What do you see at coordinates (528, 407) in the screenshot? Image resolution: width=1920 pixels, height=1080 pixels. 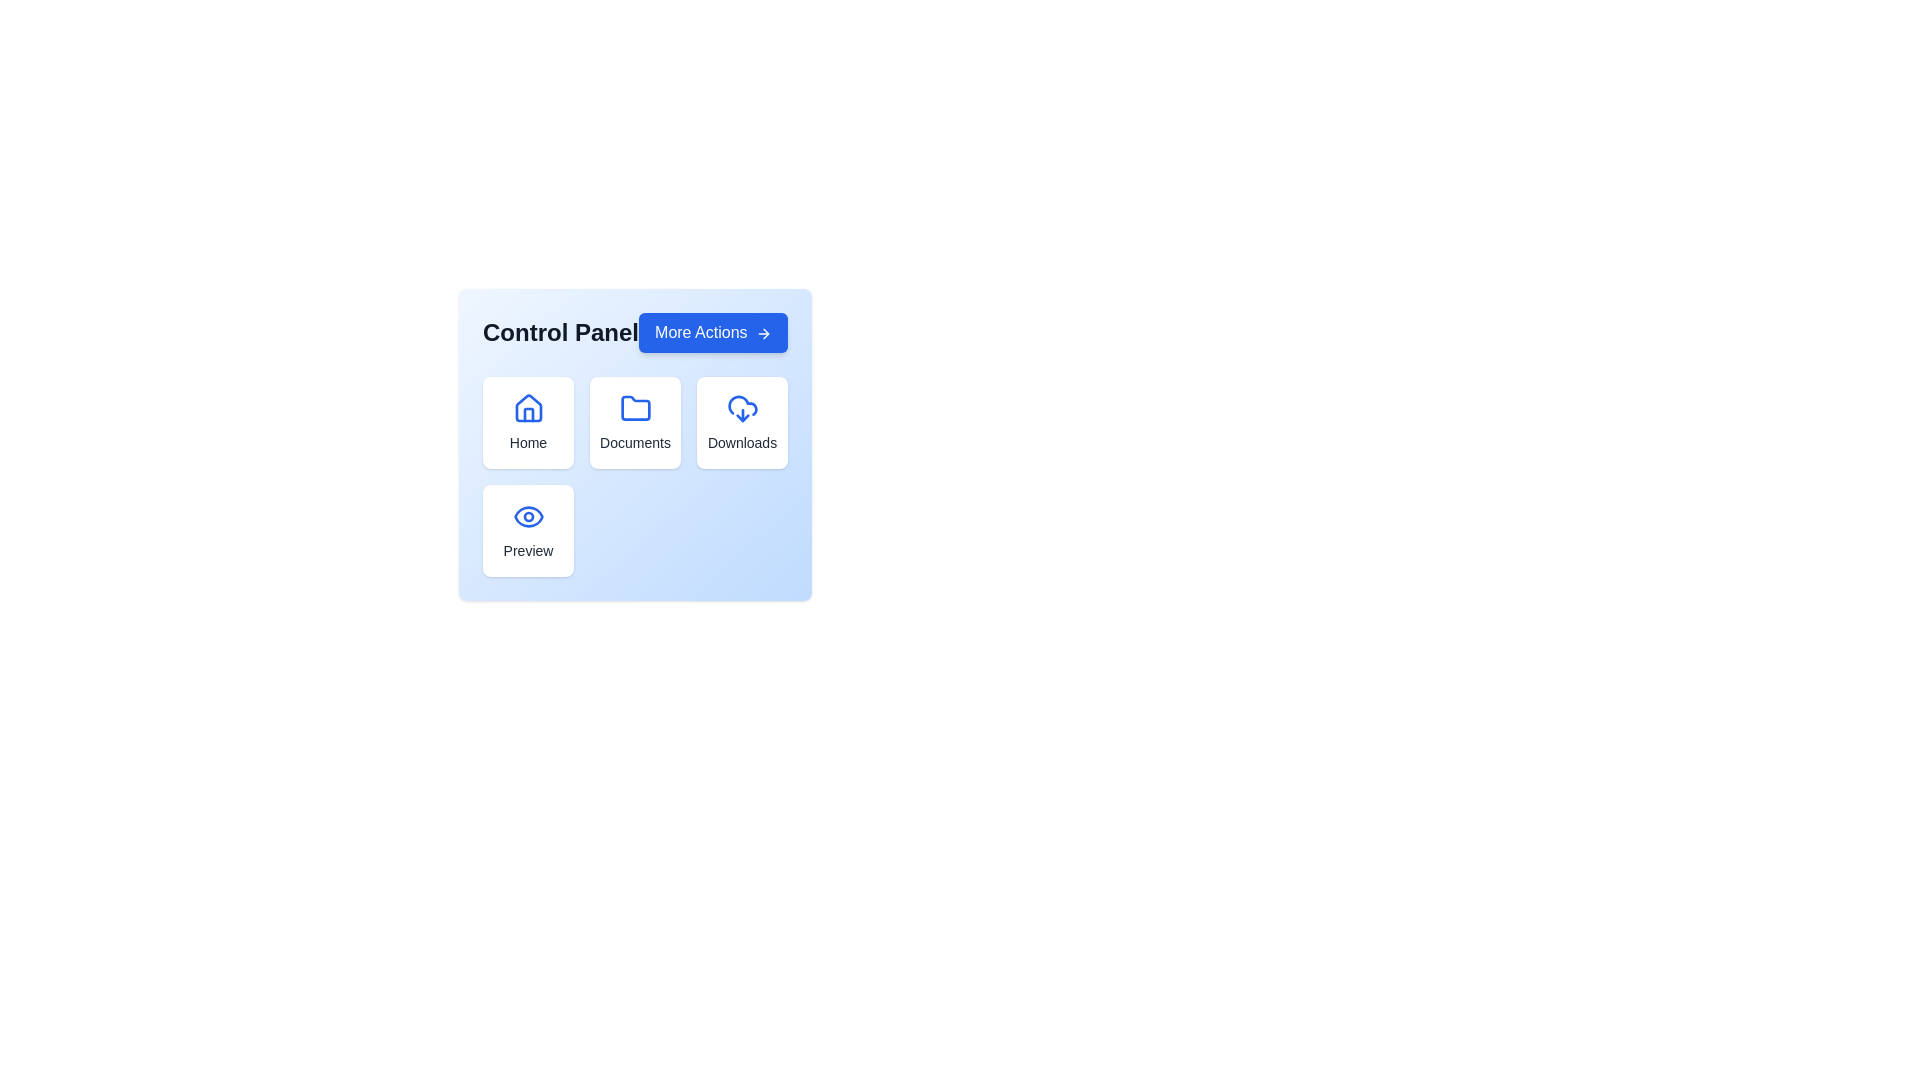 I see `the 'Home' icon located in the top-left card of the control panel interface` at bounding box center [528, 407].